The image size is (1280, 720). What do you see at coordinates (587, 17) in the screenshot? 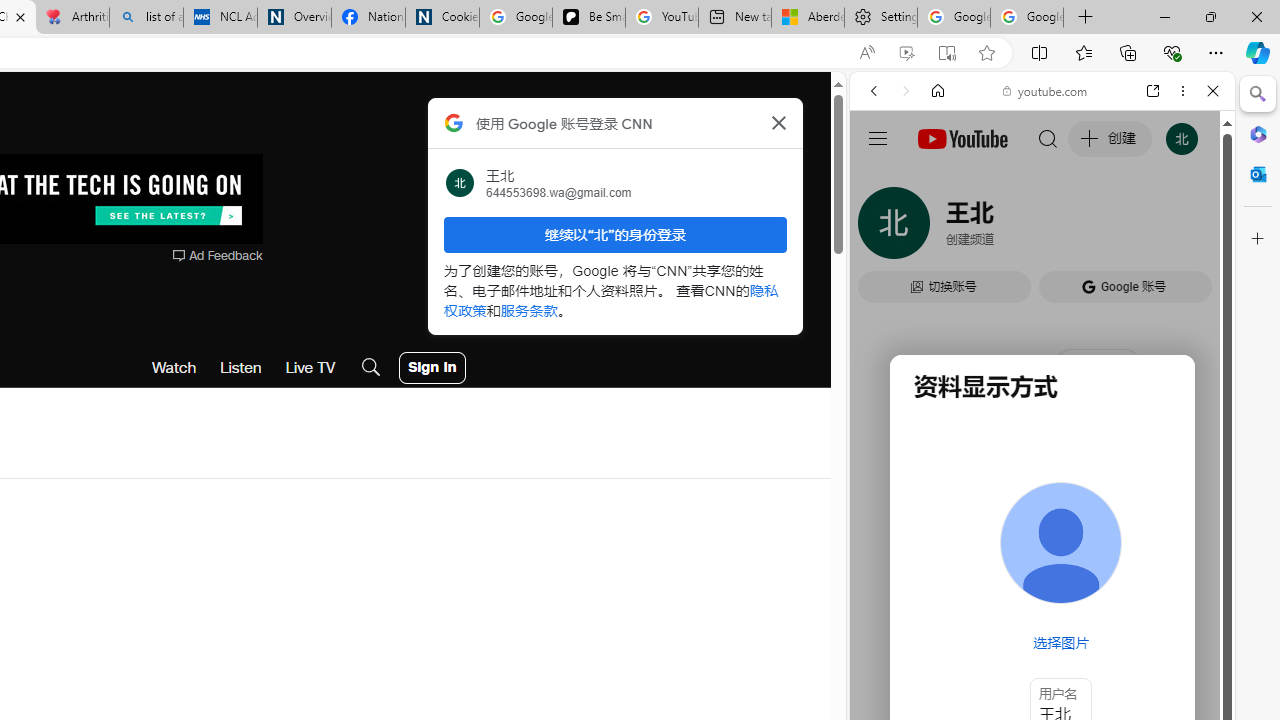
I see `'Be Smart | creating Science videos | Patreon'` at bounding box center [587, 17].